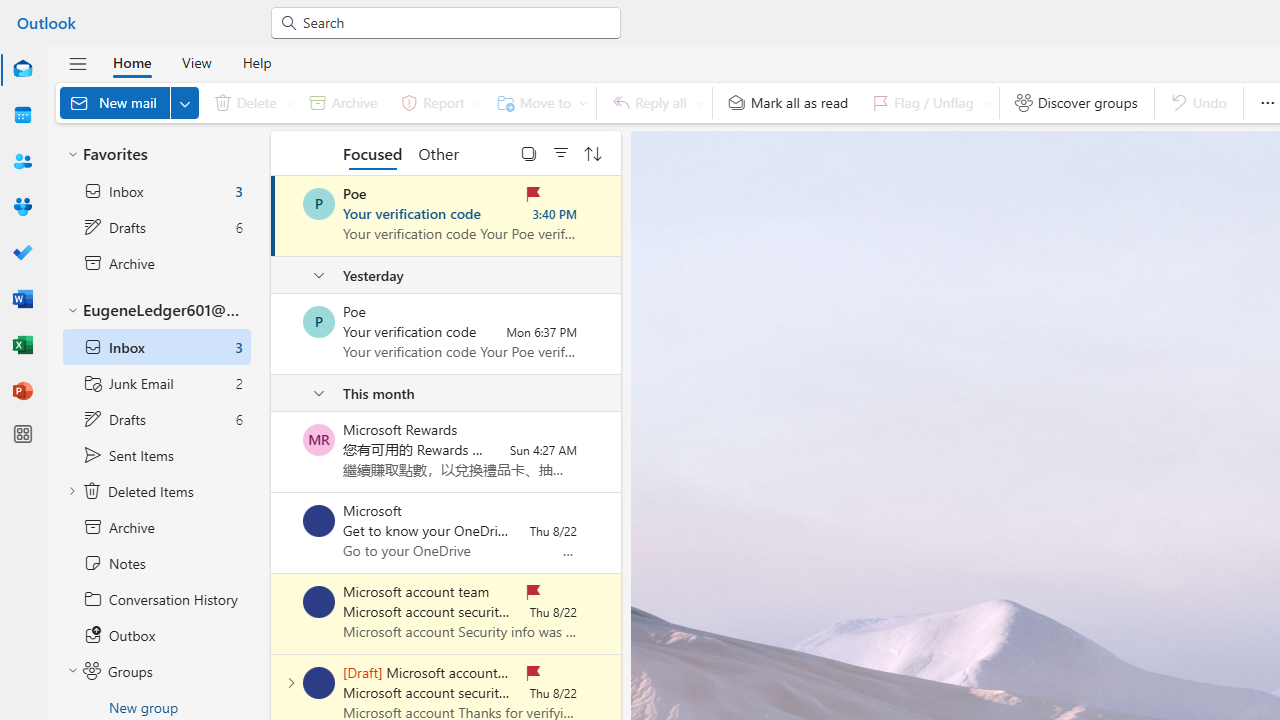 The height and width of the screenshot is (720, 1280). I want to click on 'Notes', so click(155, 563).